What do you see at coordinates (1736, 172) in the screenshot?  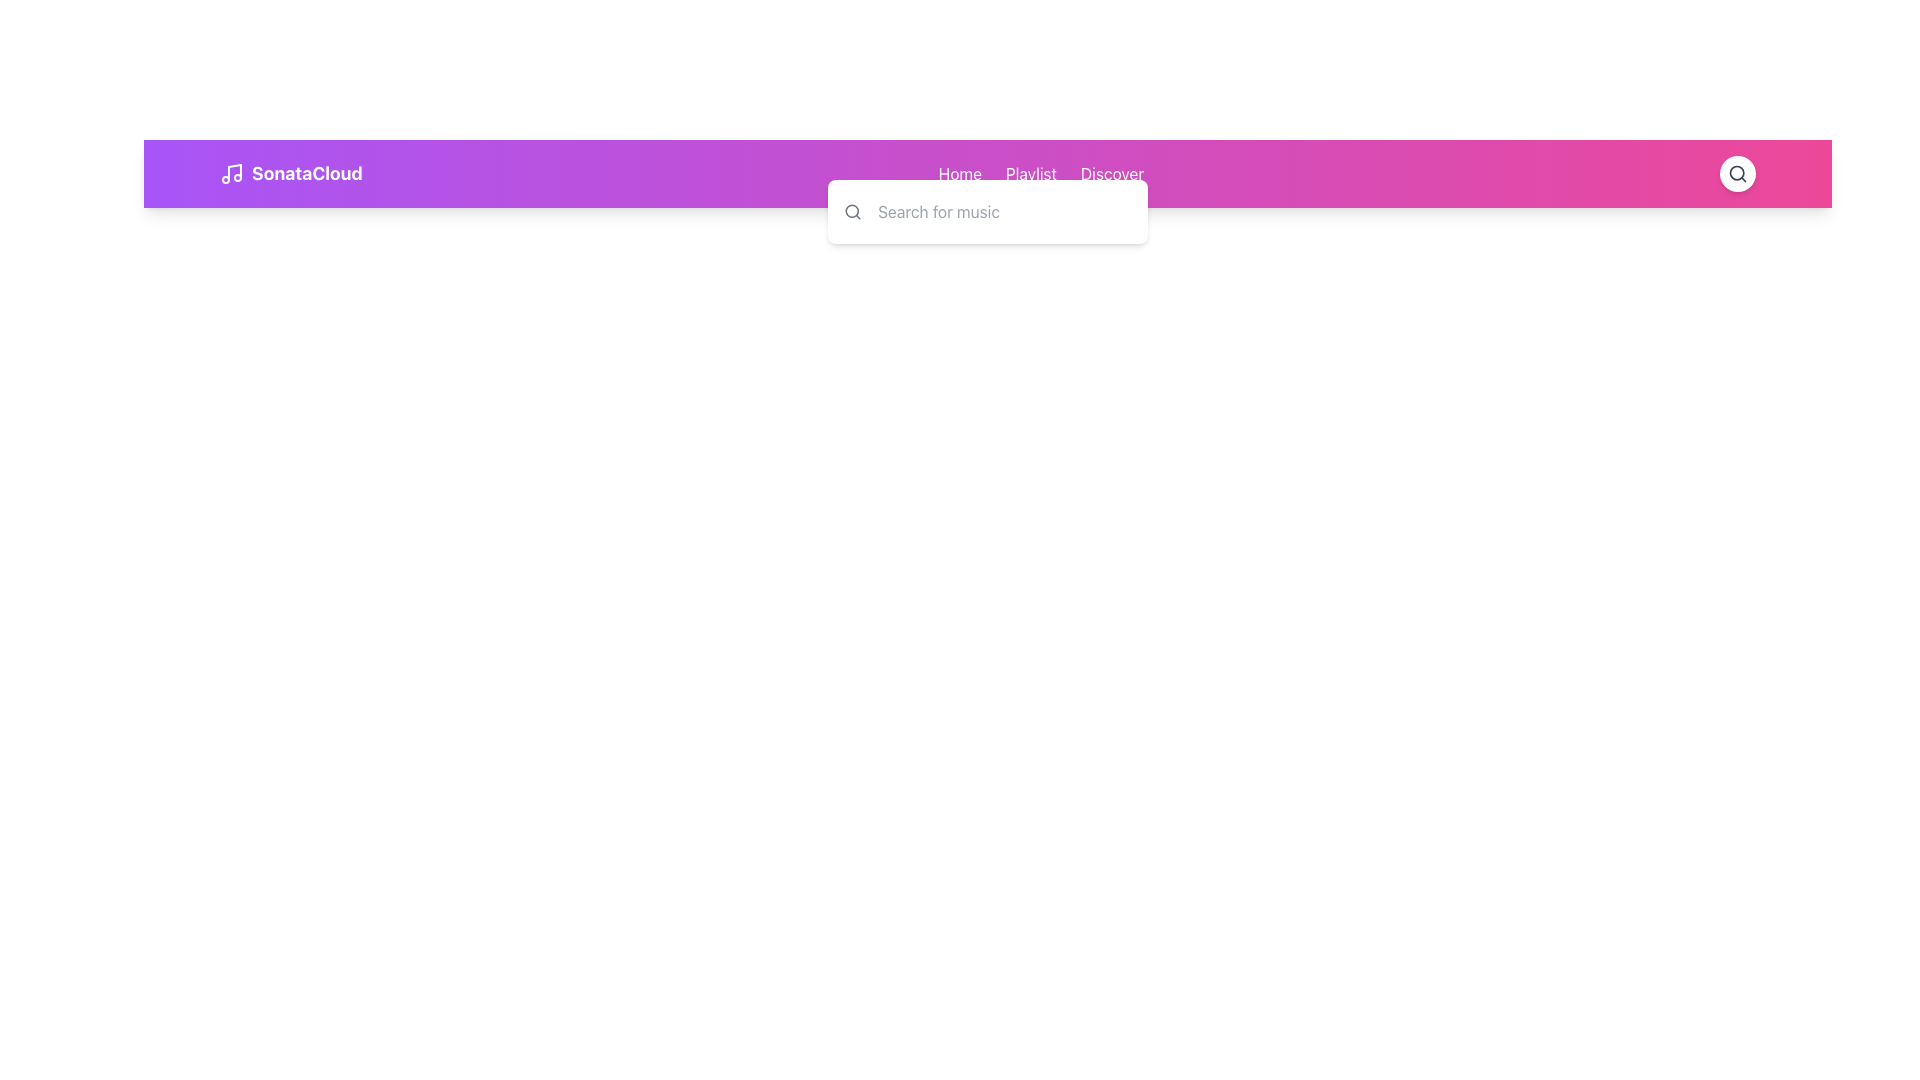 I see `the Search Icon located within a white circular button at the right corner of the navigation bar` at bounding box center [1736, 172].